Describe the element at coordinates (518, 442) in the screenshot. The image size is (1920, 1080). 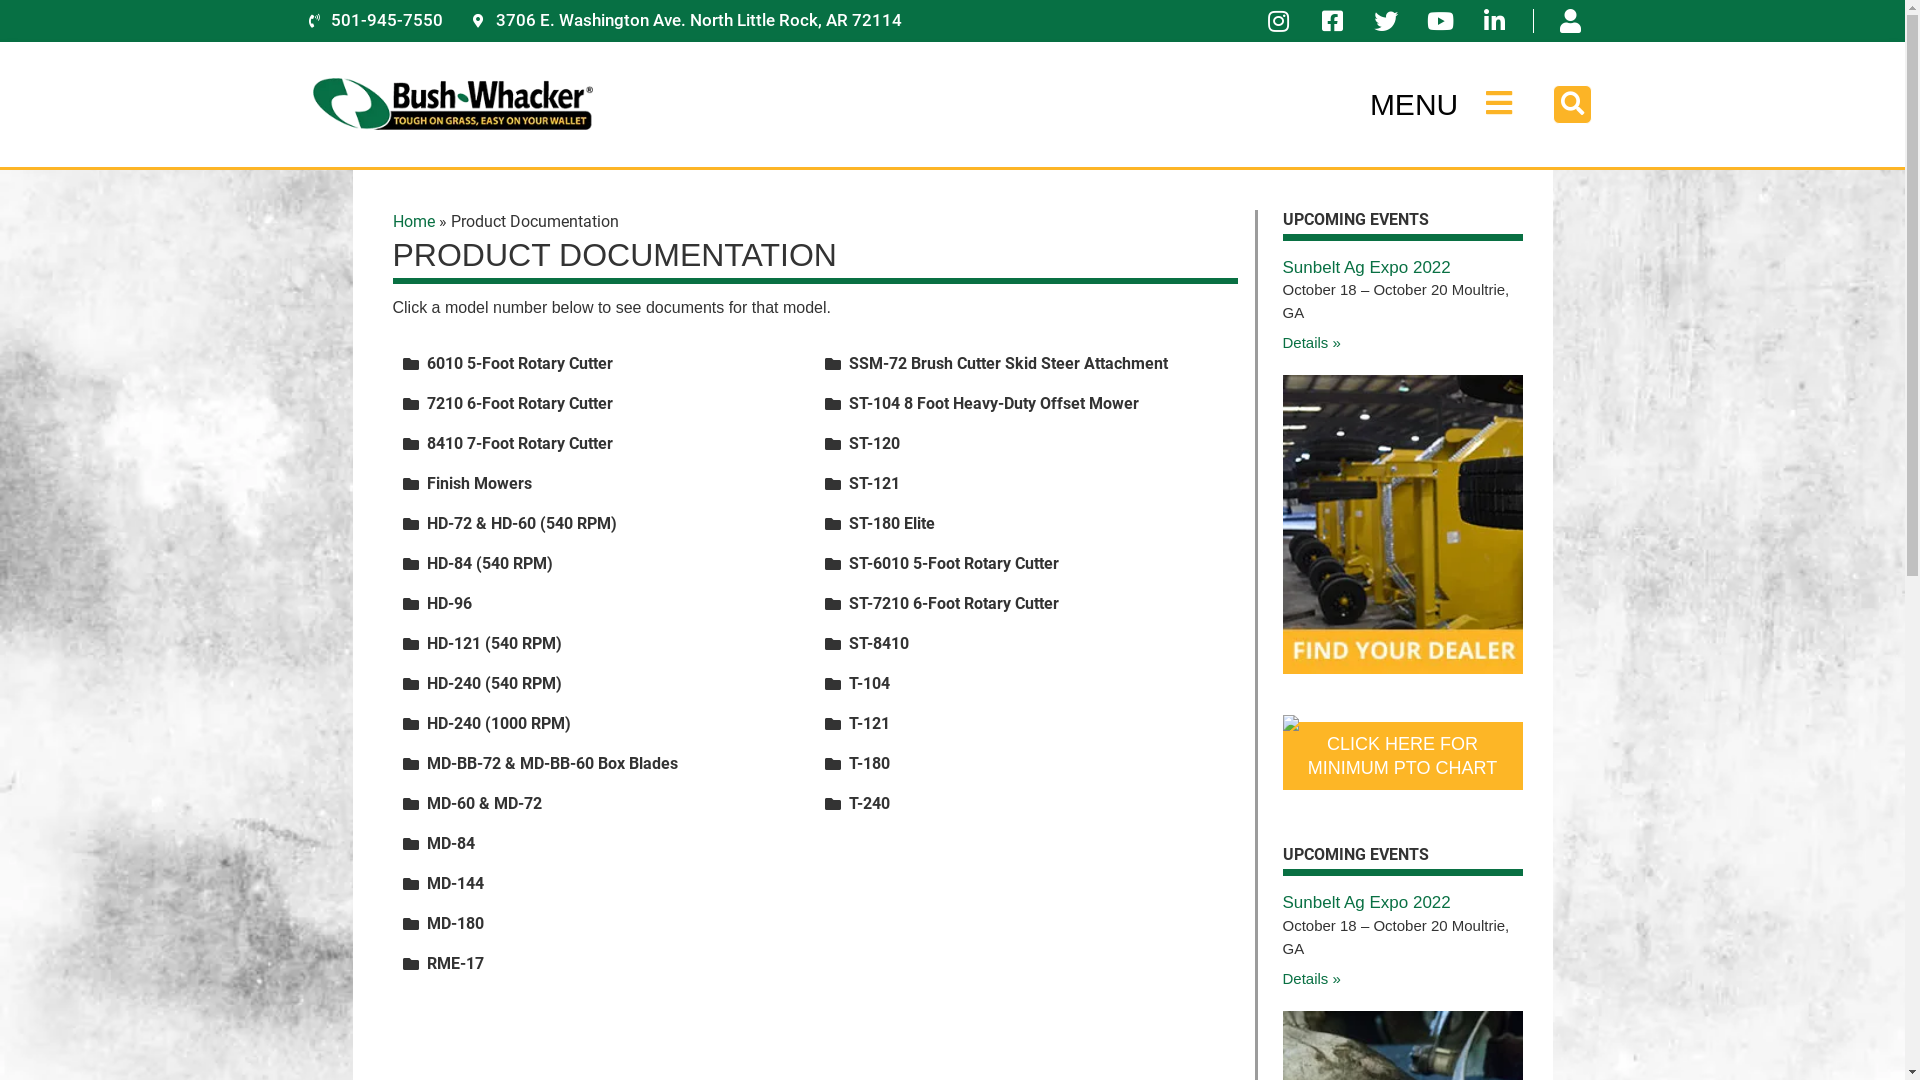
I see `'8410 7-Foot Rotary Cutter'` at that location.